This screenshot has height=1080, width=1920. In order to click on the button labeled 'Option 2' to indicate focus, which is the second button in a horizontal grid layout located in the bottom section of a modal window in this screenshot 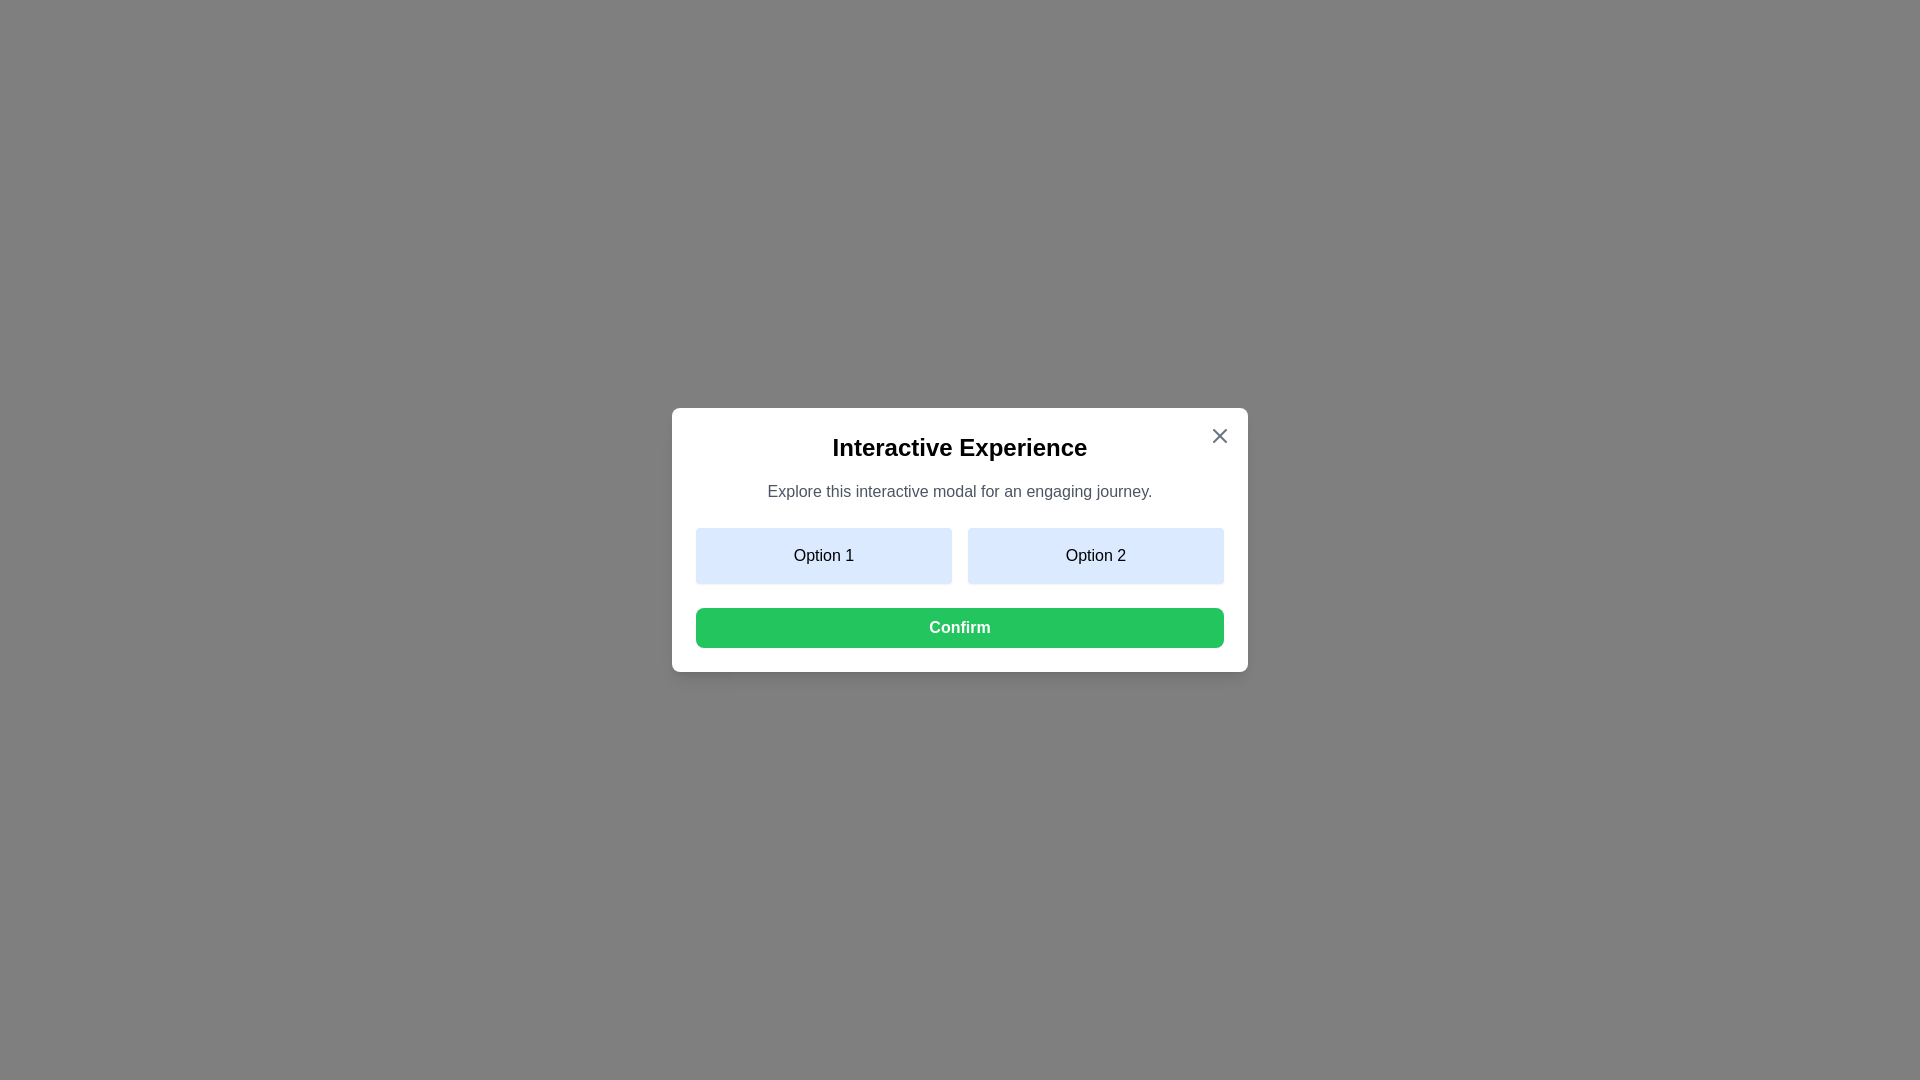, I will do `click(1094, 555)`.